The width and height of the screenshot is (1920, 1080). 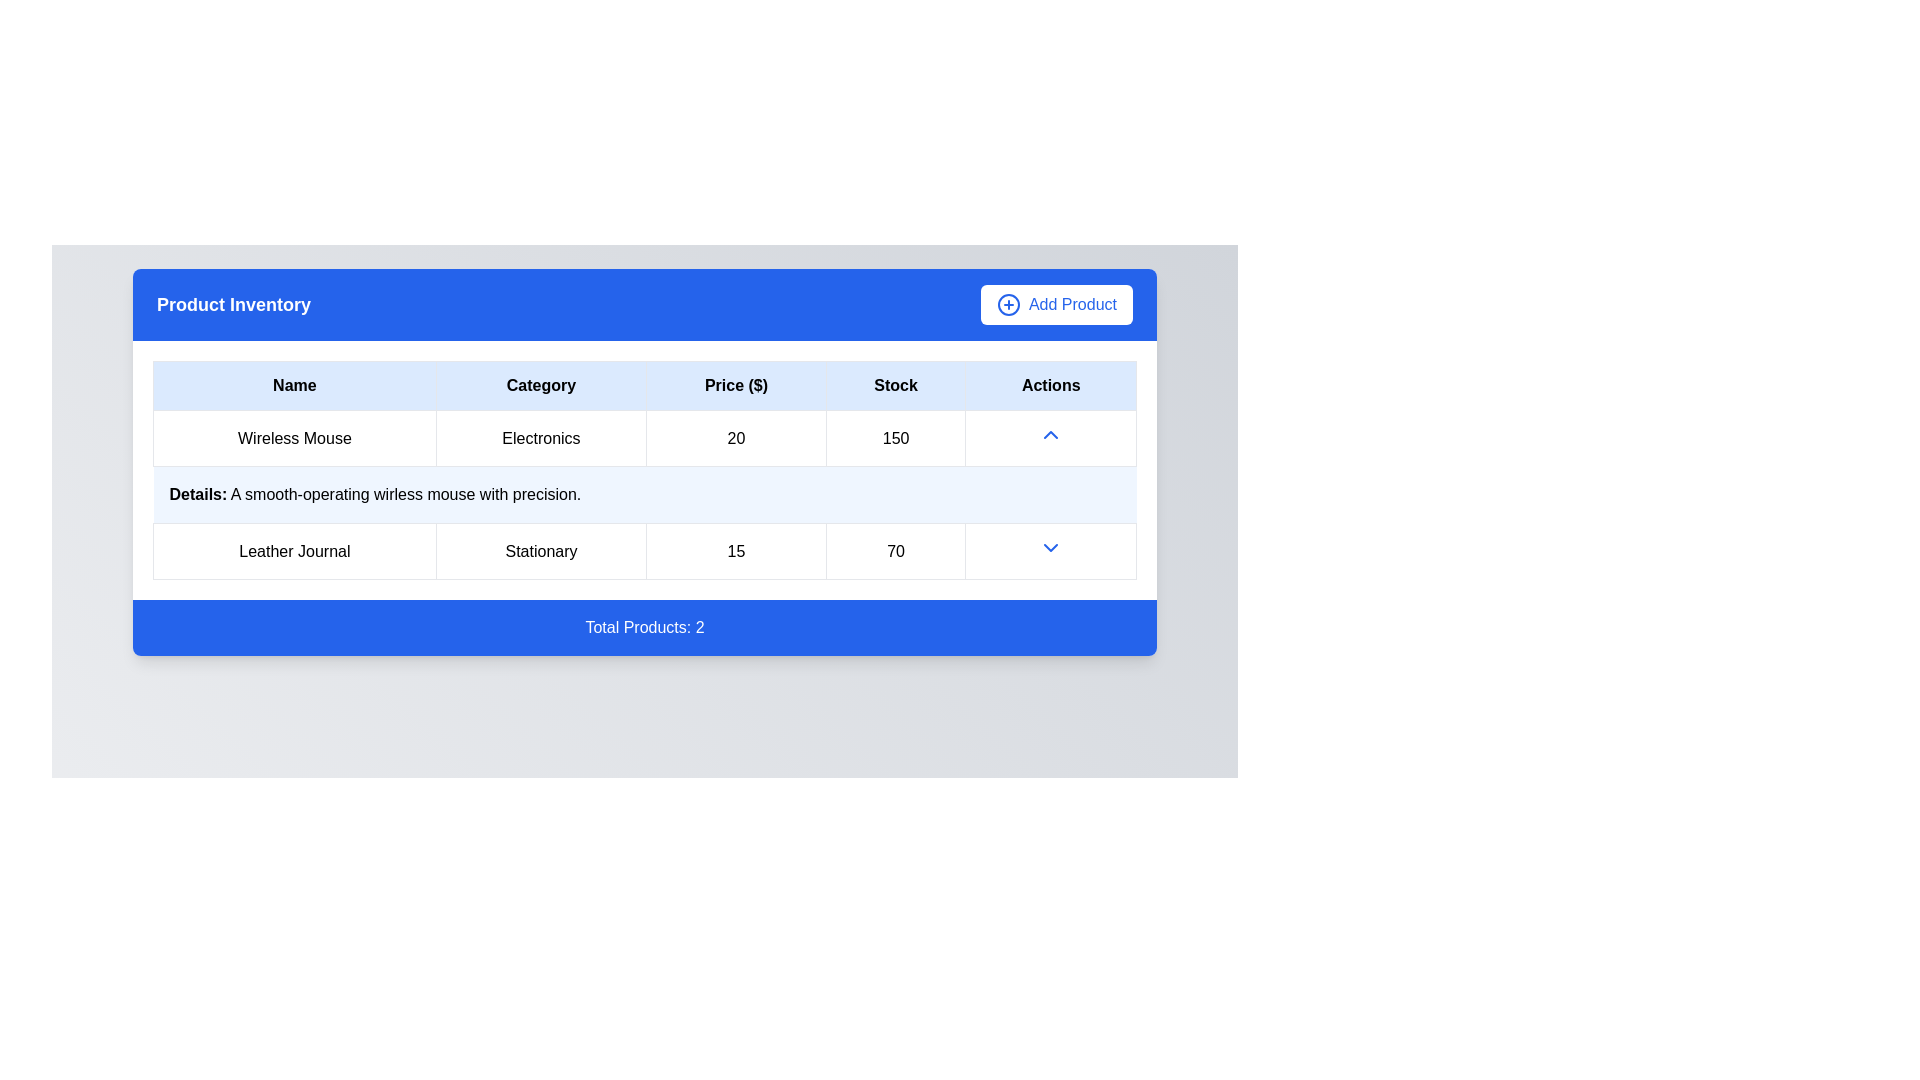 What do you see at coordinates (541, 385) in the screenshot?
I see `the Table Header with light blue background and bold text 'Category', which is the second column header in the table` at bounding box center [541, 385].